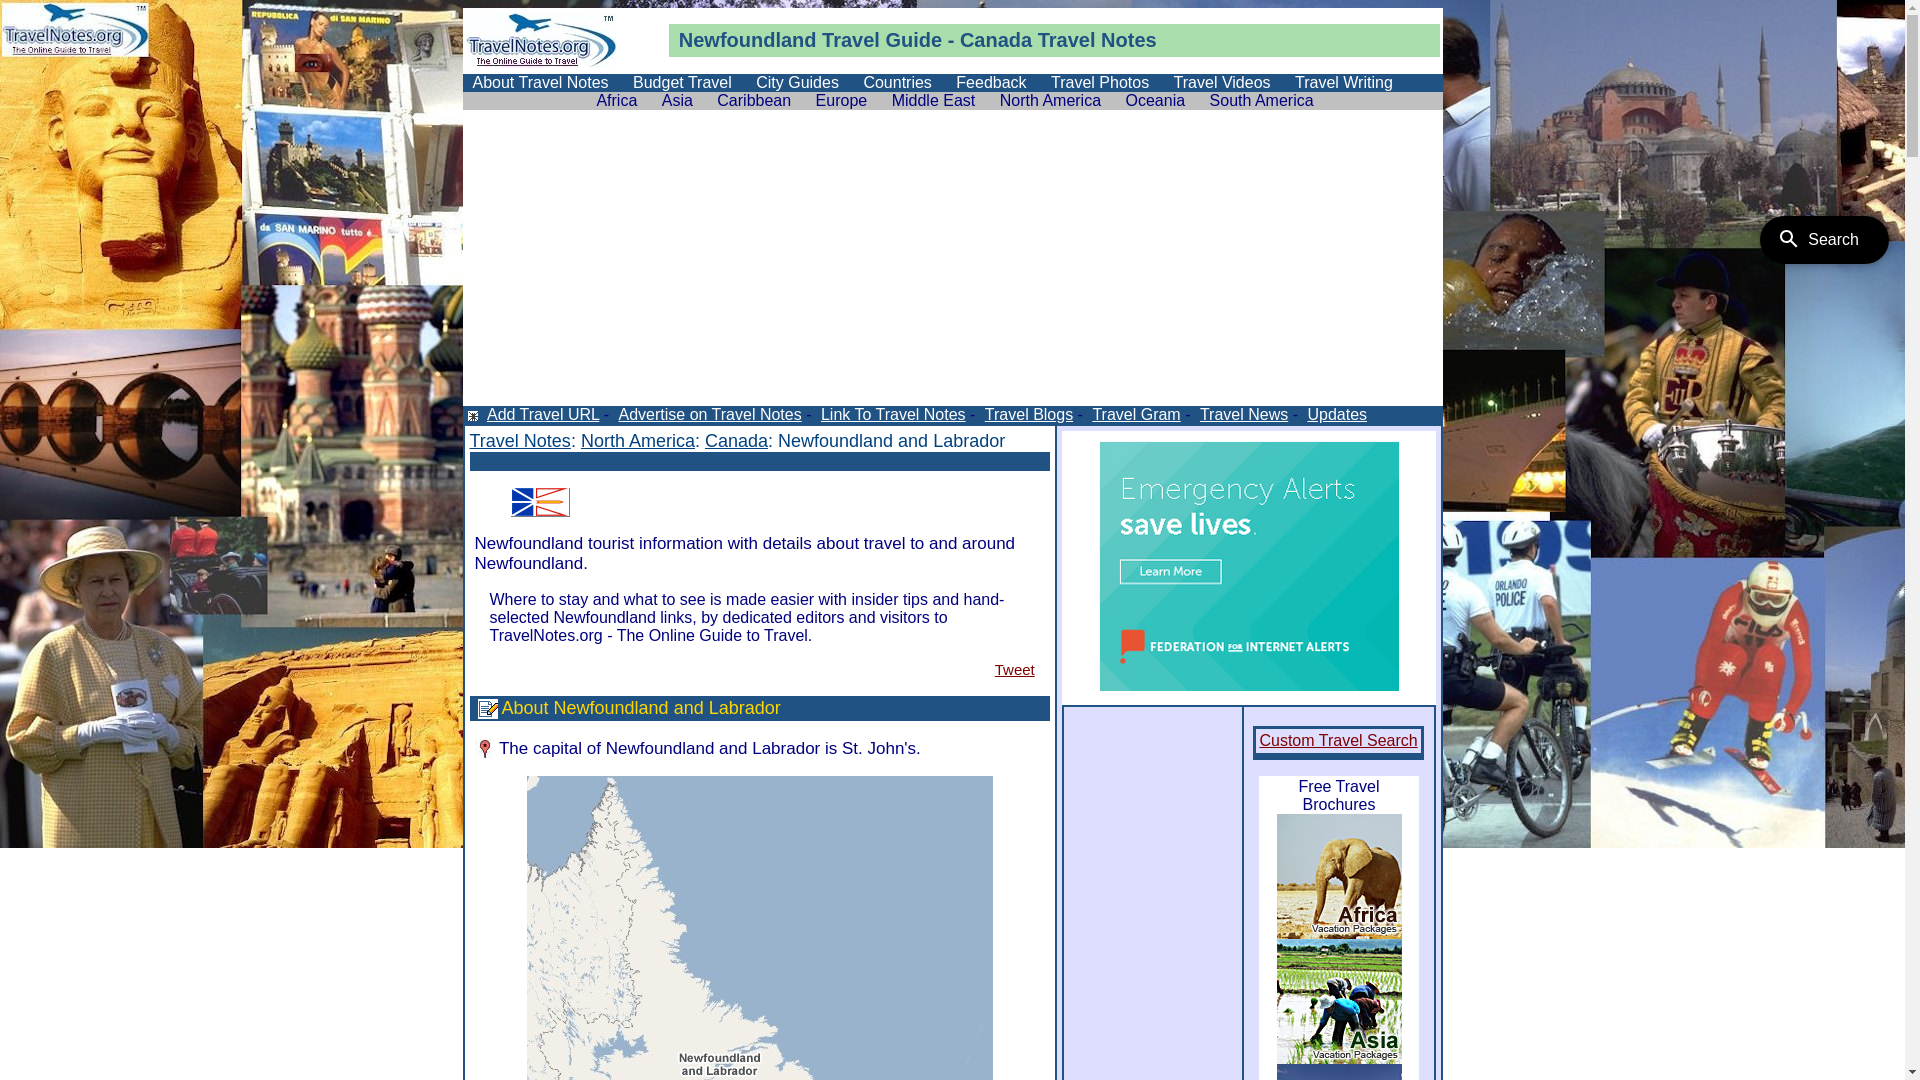 This screenshot has height=1080, width=1920. What do you see at coordinates (1344, 81) in the screenshot?
I see `'Travel Writing'` at bounding box center [1344, 81].